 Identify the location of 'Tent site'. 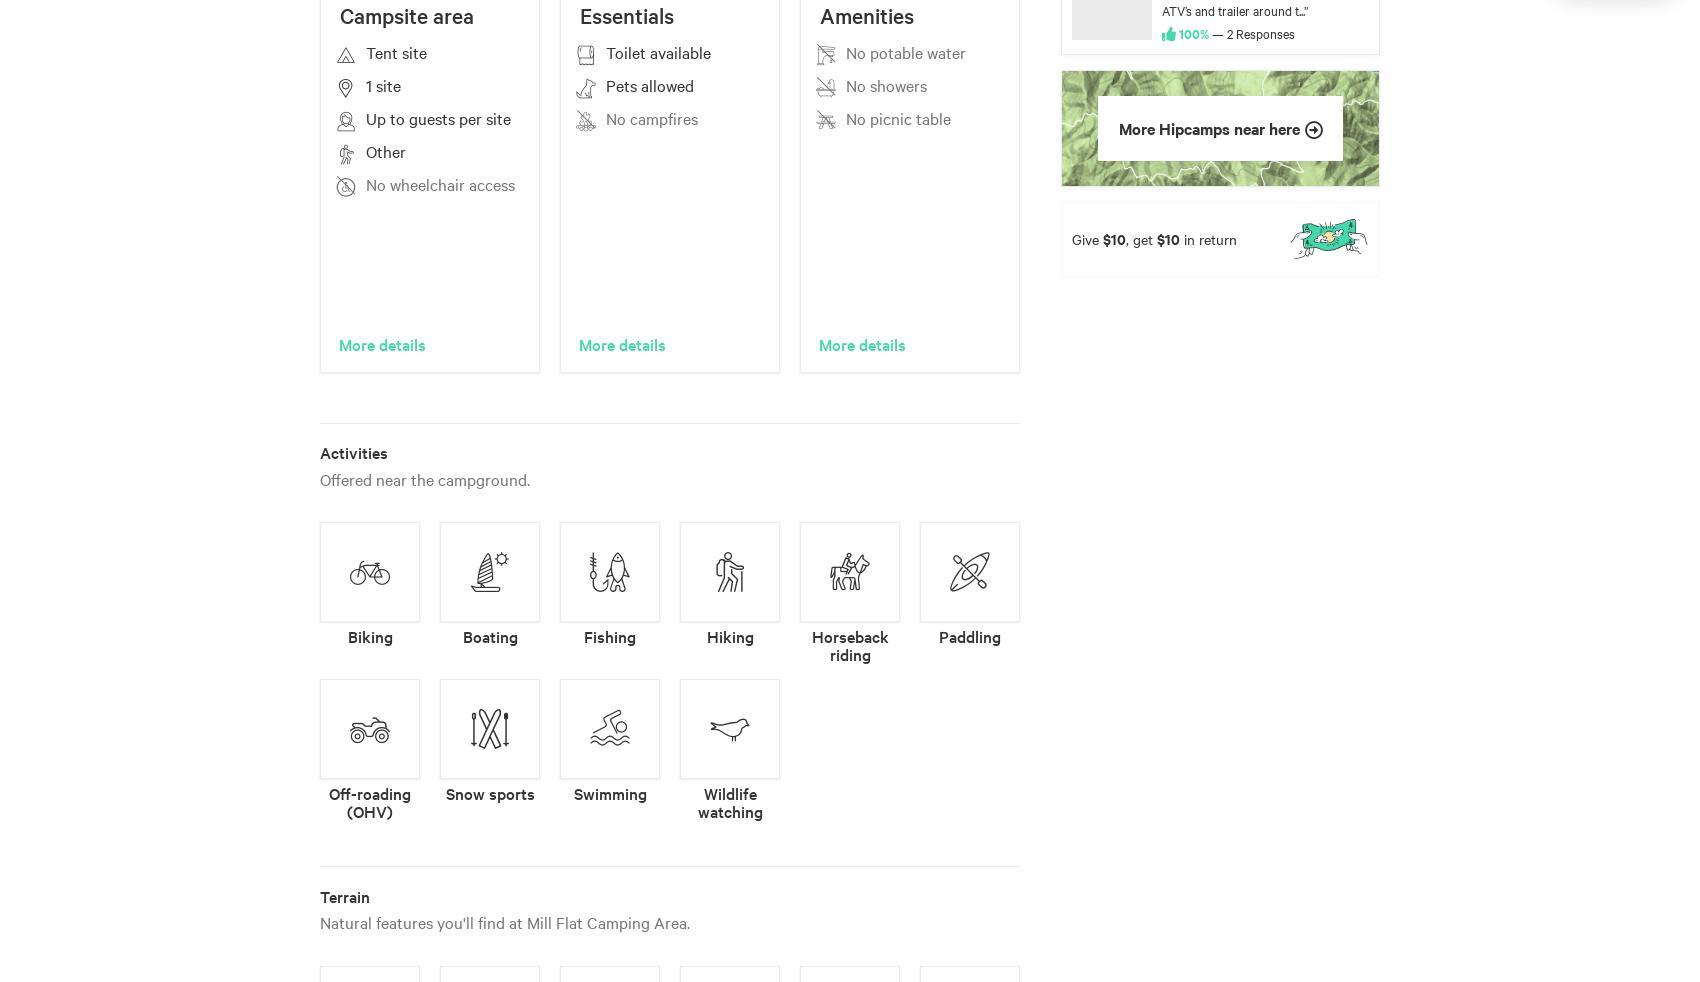
(395, 51).